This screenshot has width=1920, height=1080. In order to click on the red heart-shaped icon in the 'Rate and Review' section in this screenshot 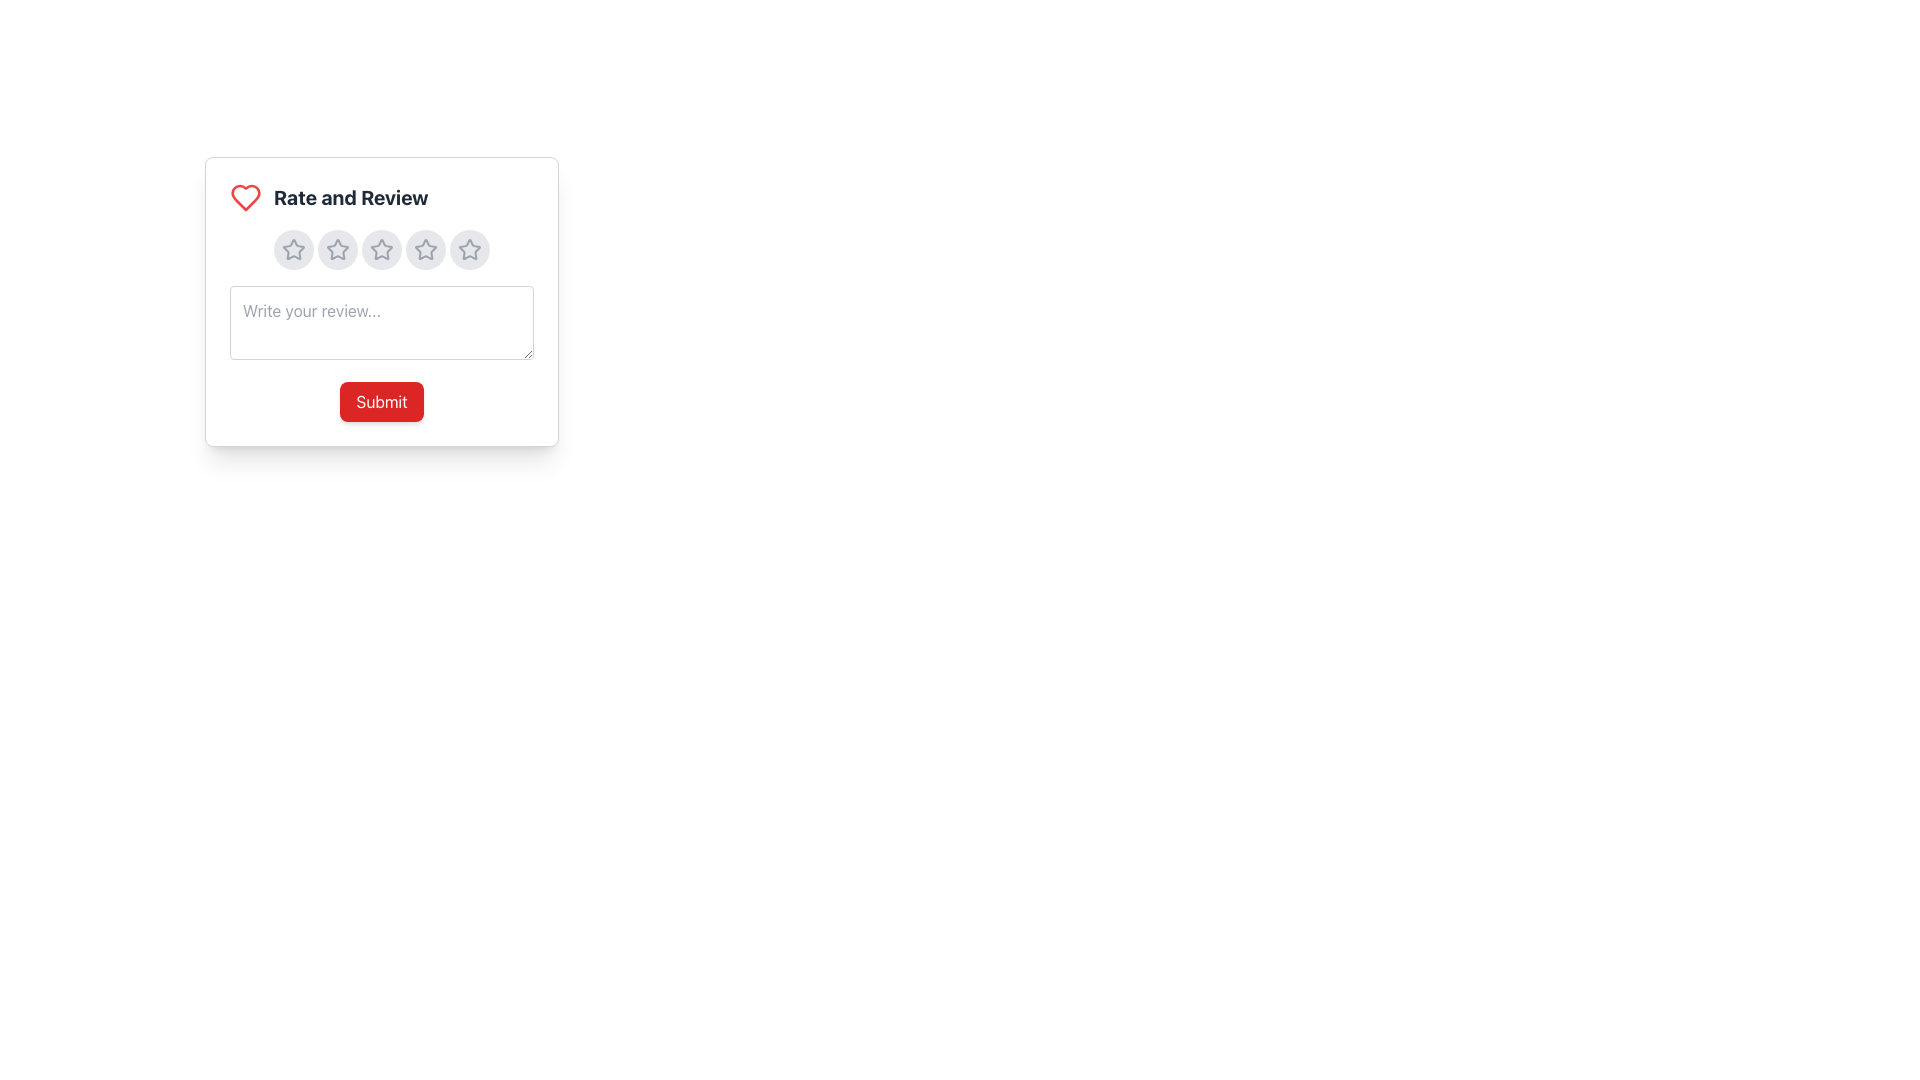, I will do `click(244, 197)`.